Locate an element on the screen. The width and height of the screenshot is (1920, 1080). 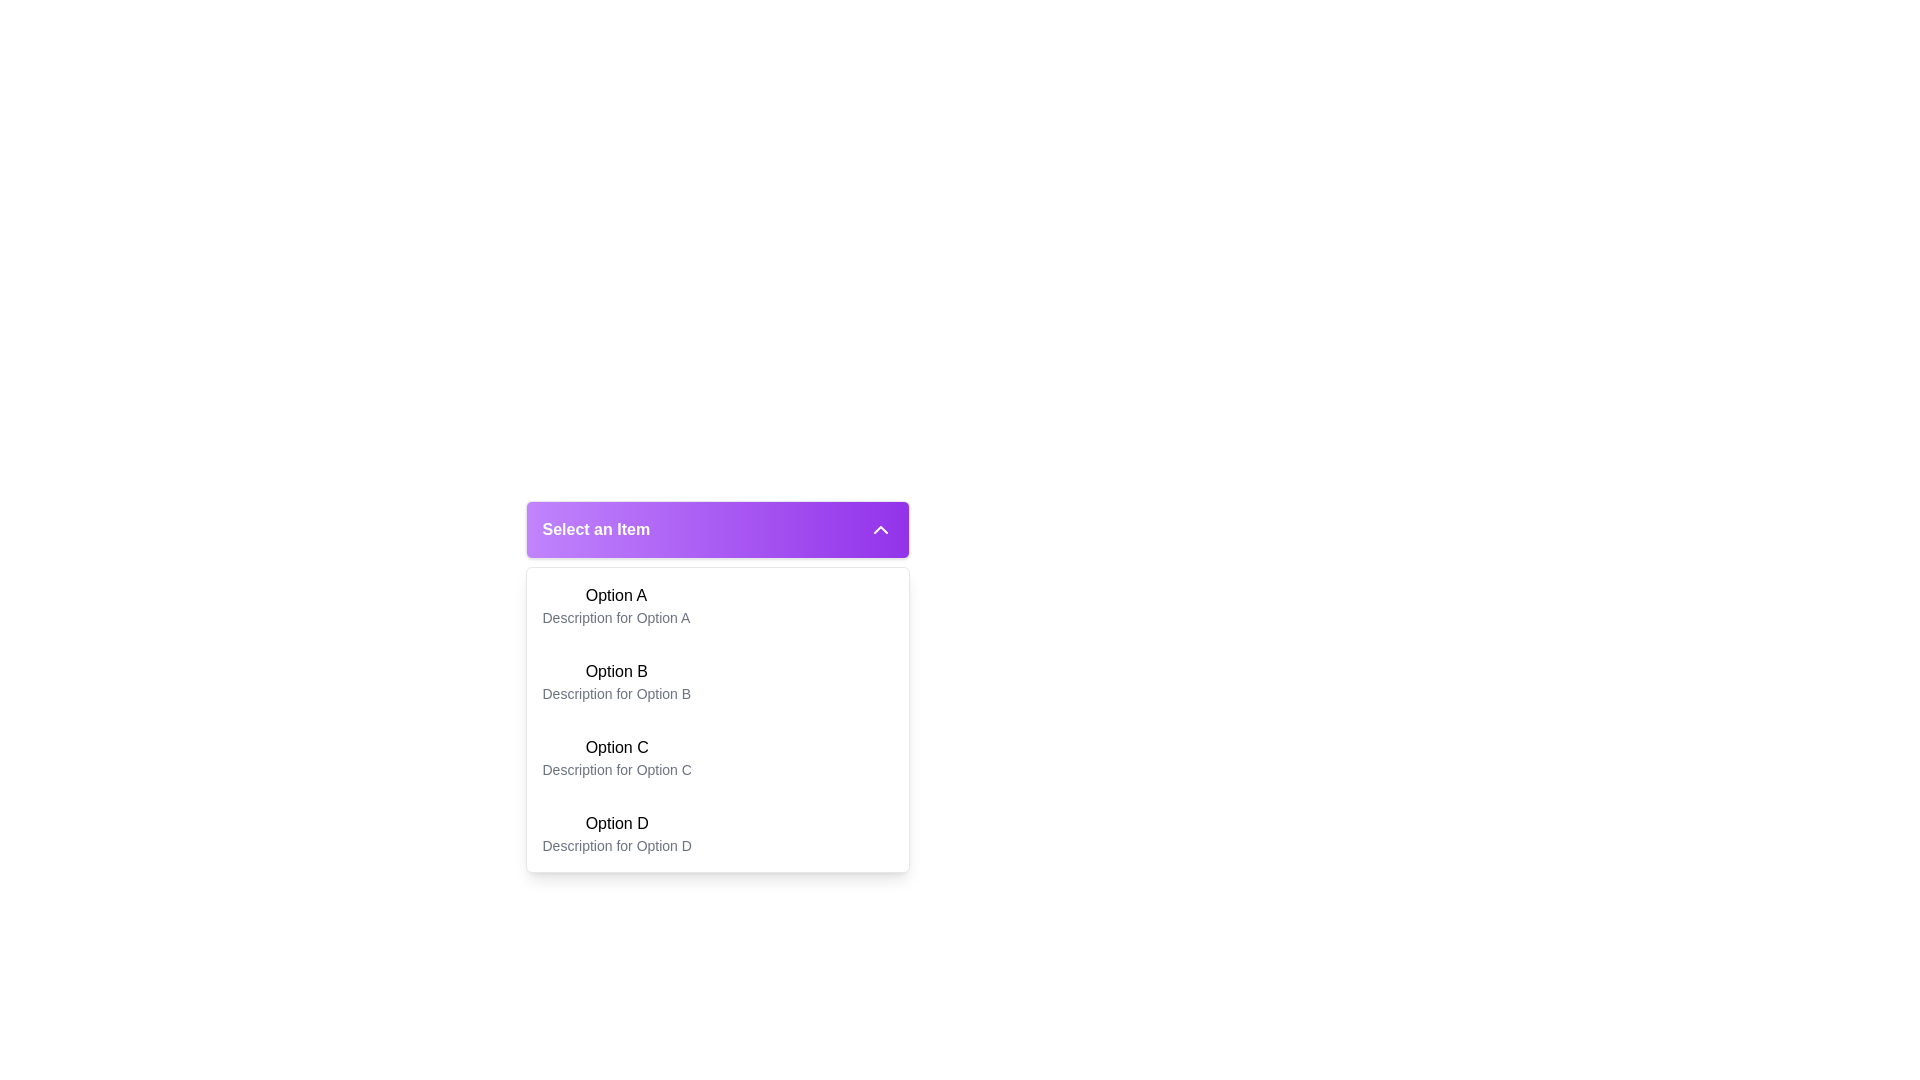
the chevron-up icon with a white outline on the purple gradient header bar labeled 'Select an Item' is located at coordinates (880, 528).